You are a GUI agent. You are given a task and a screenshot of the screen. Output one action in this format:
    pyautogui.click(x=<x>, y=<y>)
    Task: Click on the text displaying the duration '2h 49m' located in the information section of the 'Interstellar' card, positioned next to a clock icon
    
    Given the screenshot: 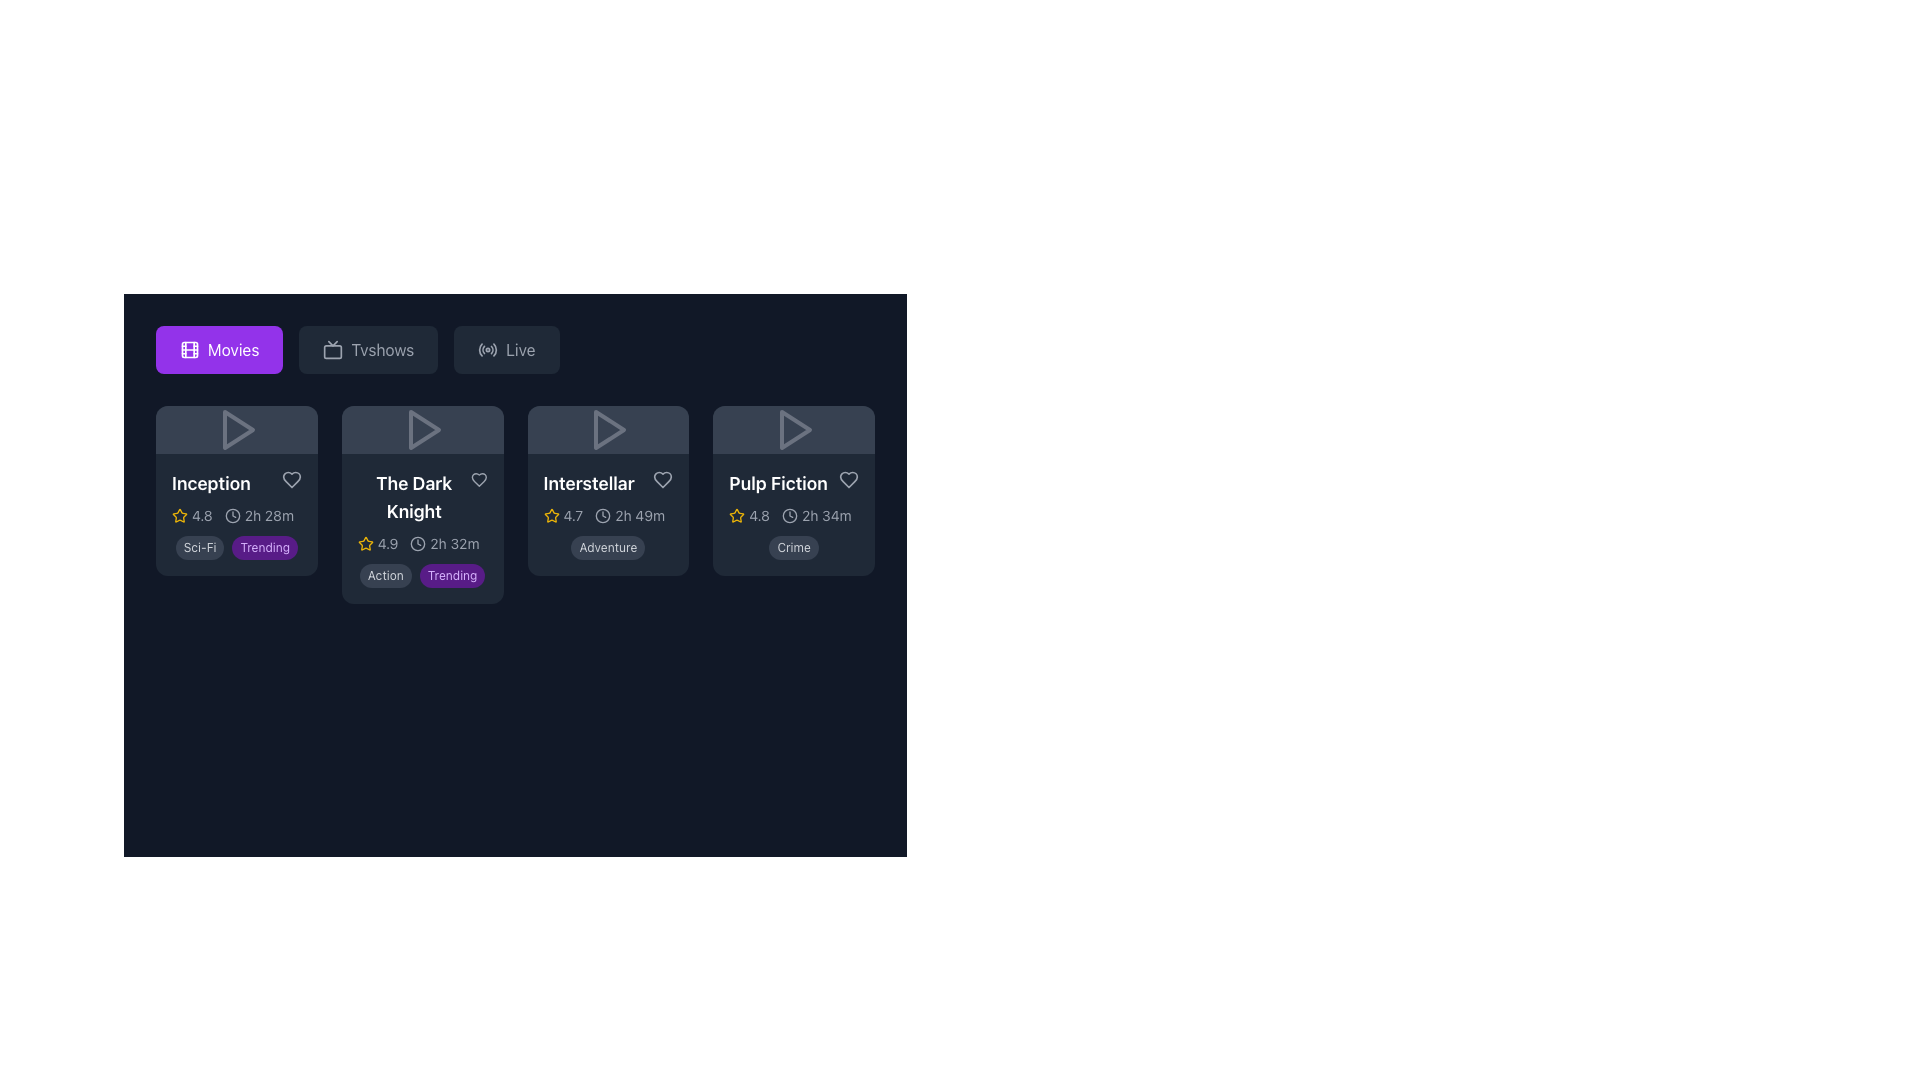 What is the action you would take?
    pyautogui.click(x=640, y=515)
    